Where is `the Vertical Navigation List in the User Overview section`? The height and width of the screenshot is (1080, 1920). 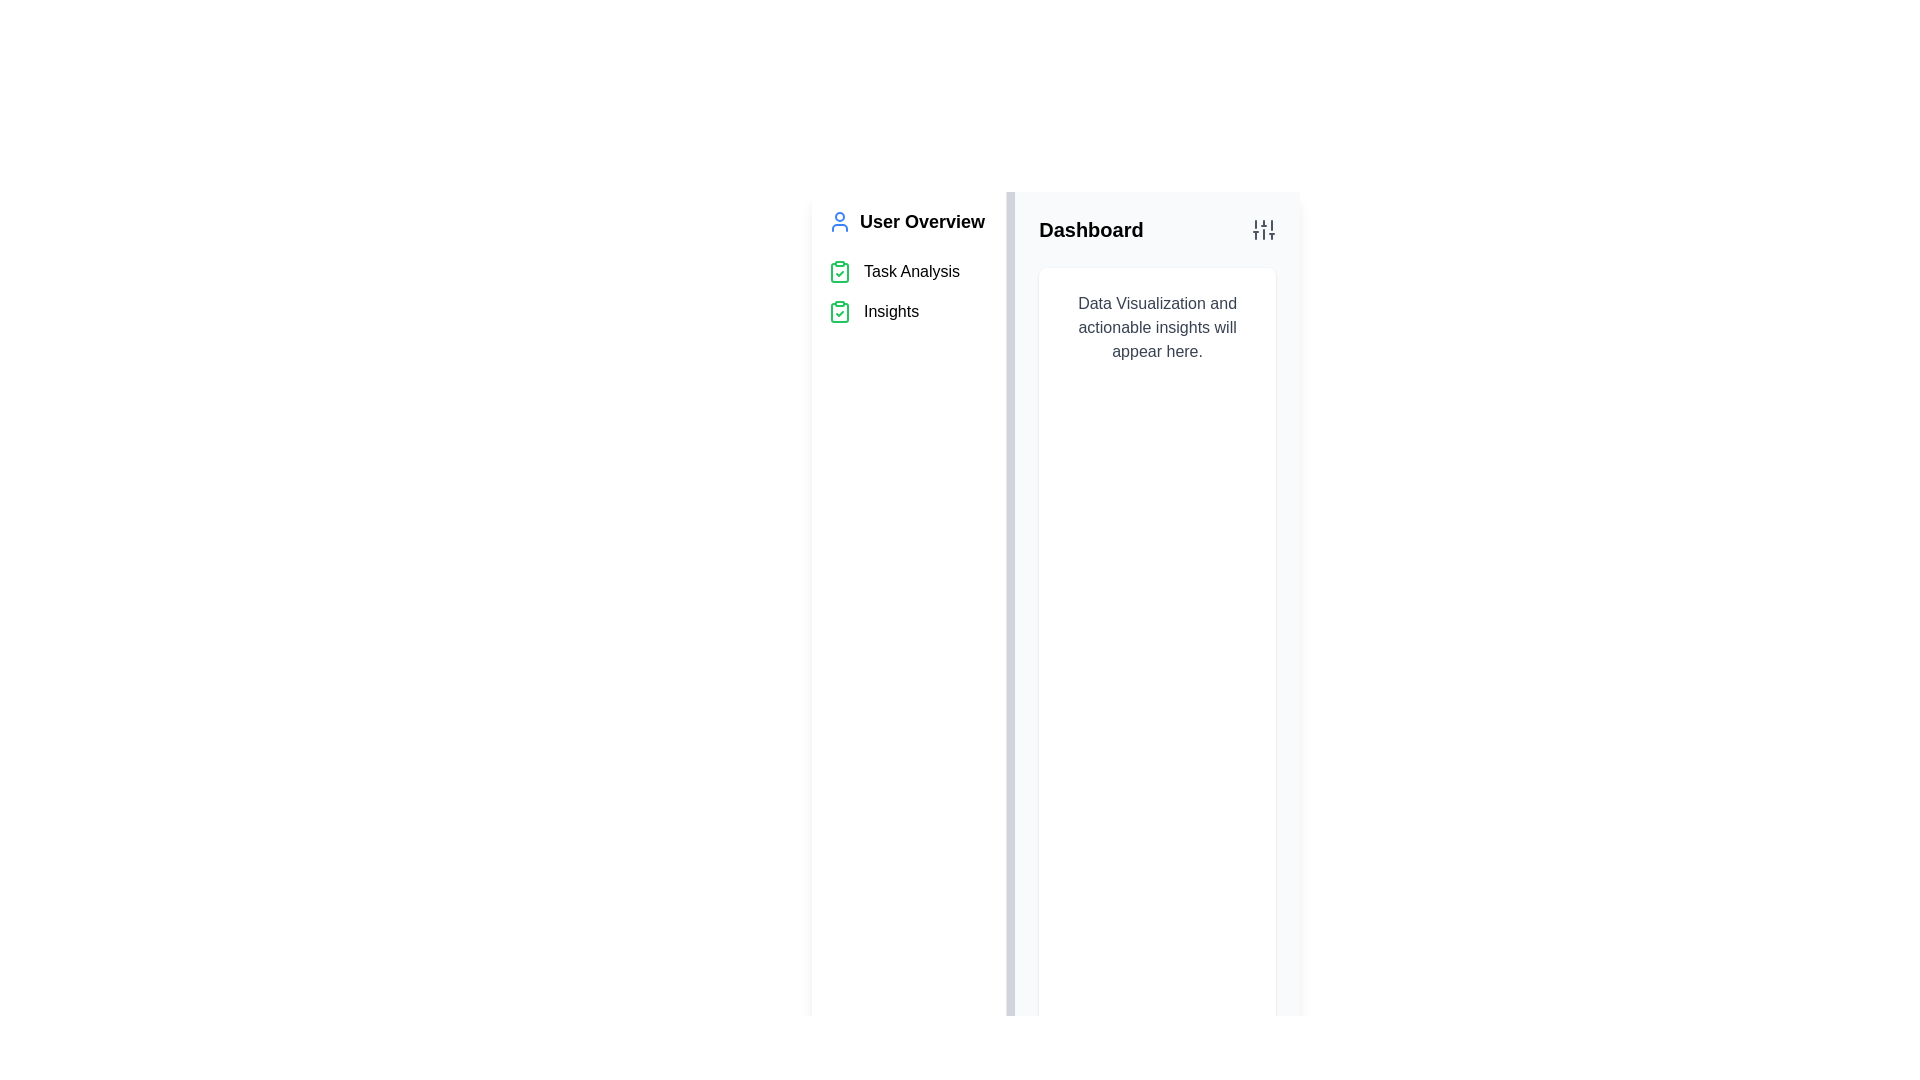
the Vertical Navigation List in the User Overview section is located at coordinates (908, 292).